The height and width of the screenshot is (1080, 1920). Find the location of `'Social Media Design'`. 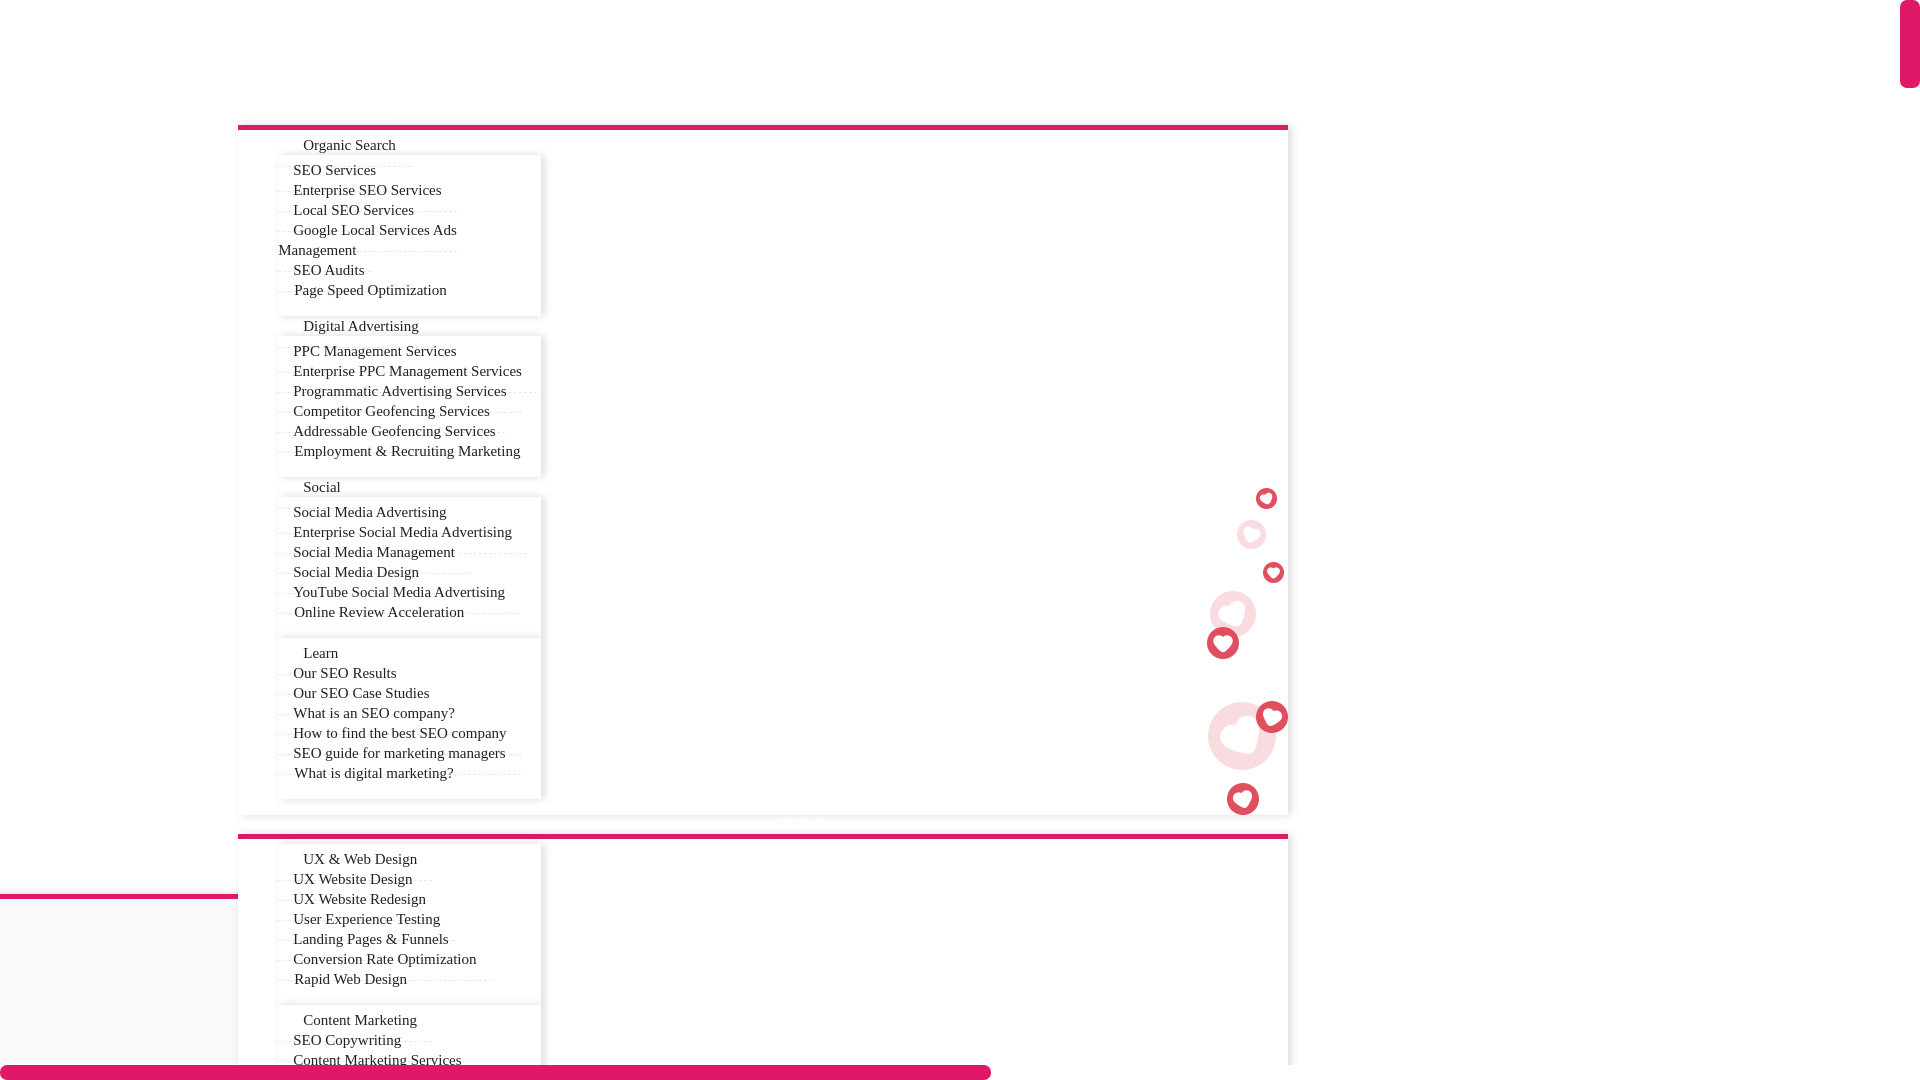

'Social Media Design' is located at coordinates (355, 572).